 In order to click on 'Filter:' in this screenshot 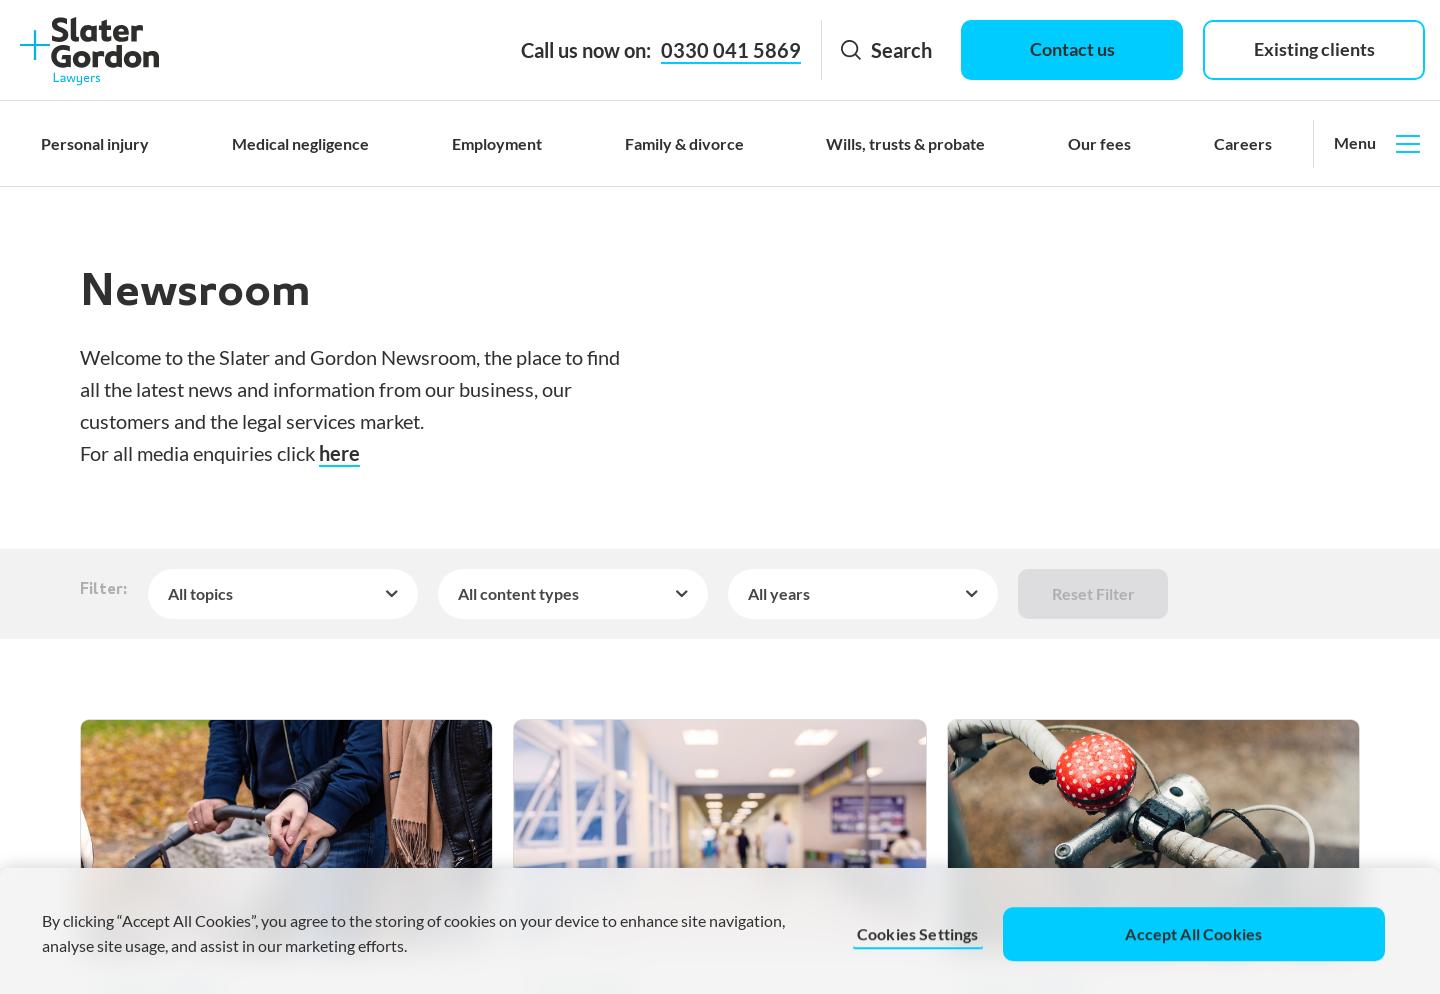, I will do `click(103, 590)`.